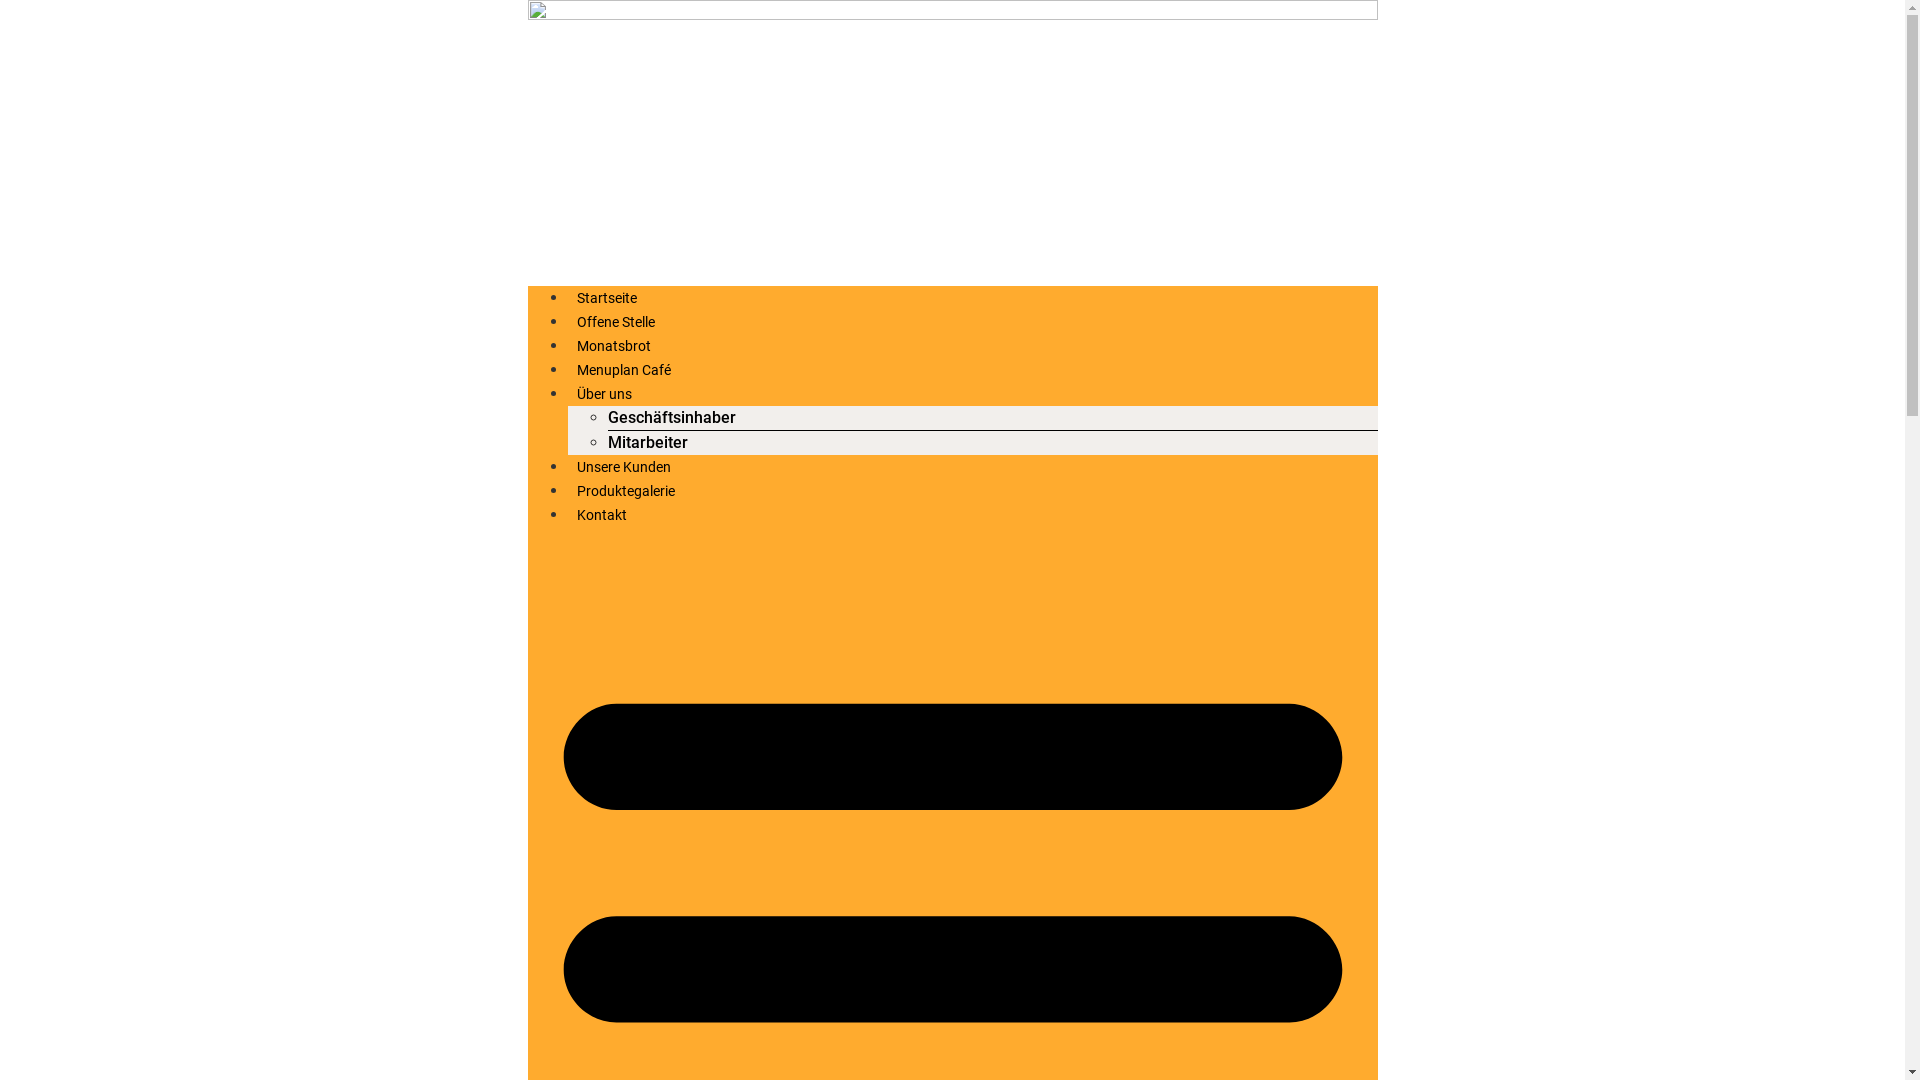 This screenshot has width=1920, height=1080. I want to click on 'Mitarbeiter', so click(648, 441).